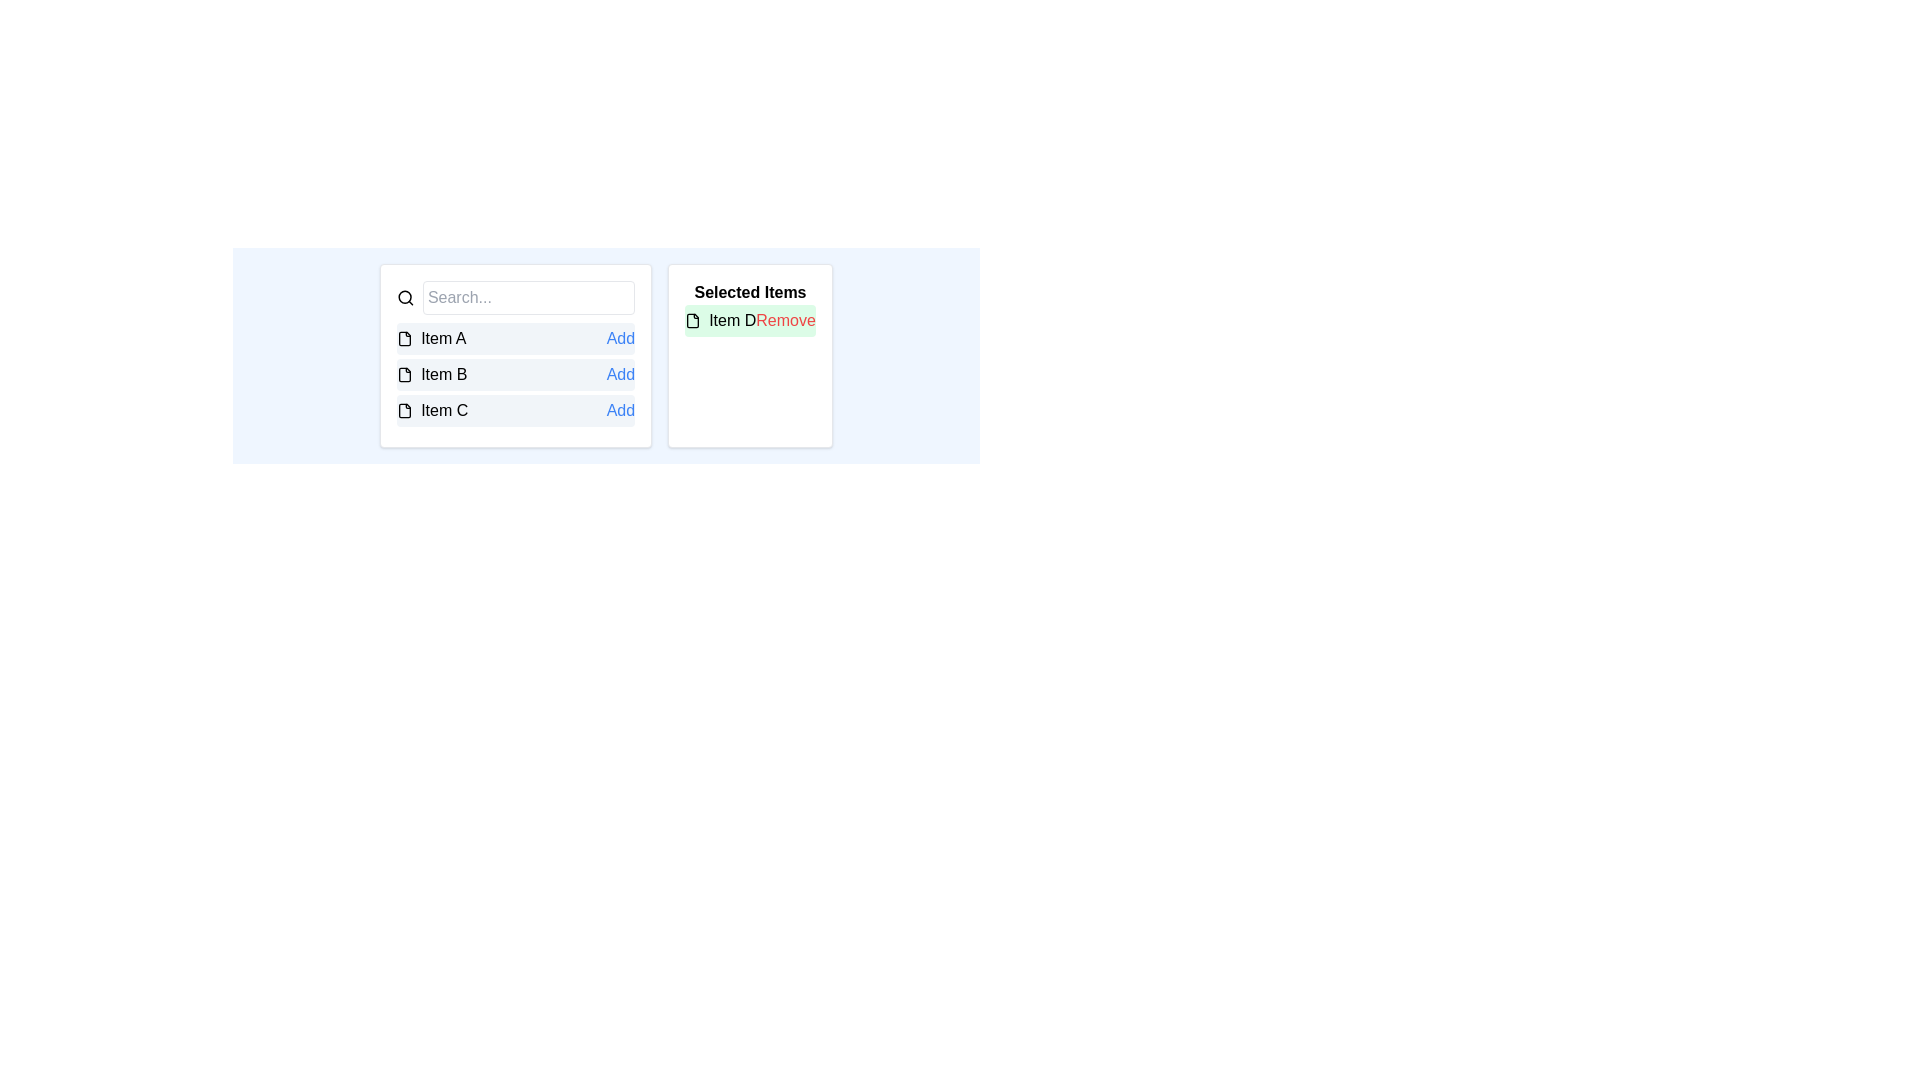 Image resolution: width=1920 pixels, height=1080 pixels. Describe the element at coordinates (404, 338) in the screenshot. I see `the graphical icon representing a file located to the left of the text 'Item A' in the item selection panel` at that location.